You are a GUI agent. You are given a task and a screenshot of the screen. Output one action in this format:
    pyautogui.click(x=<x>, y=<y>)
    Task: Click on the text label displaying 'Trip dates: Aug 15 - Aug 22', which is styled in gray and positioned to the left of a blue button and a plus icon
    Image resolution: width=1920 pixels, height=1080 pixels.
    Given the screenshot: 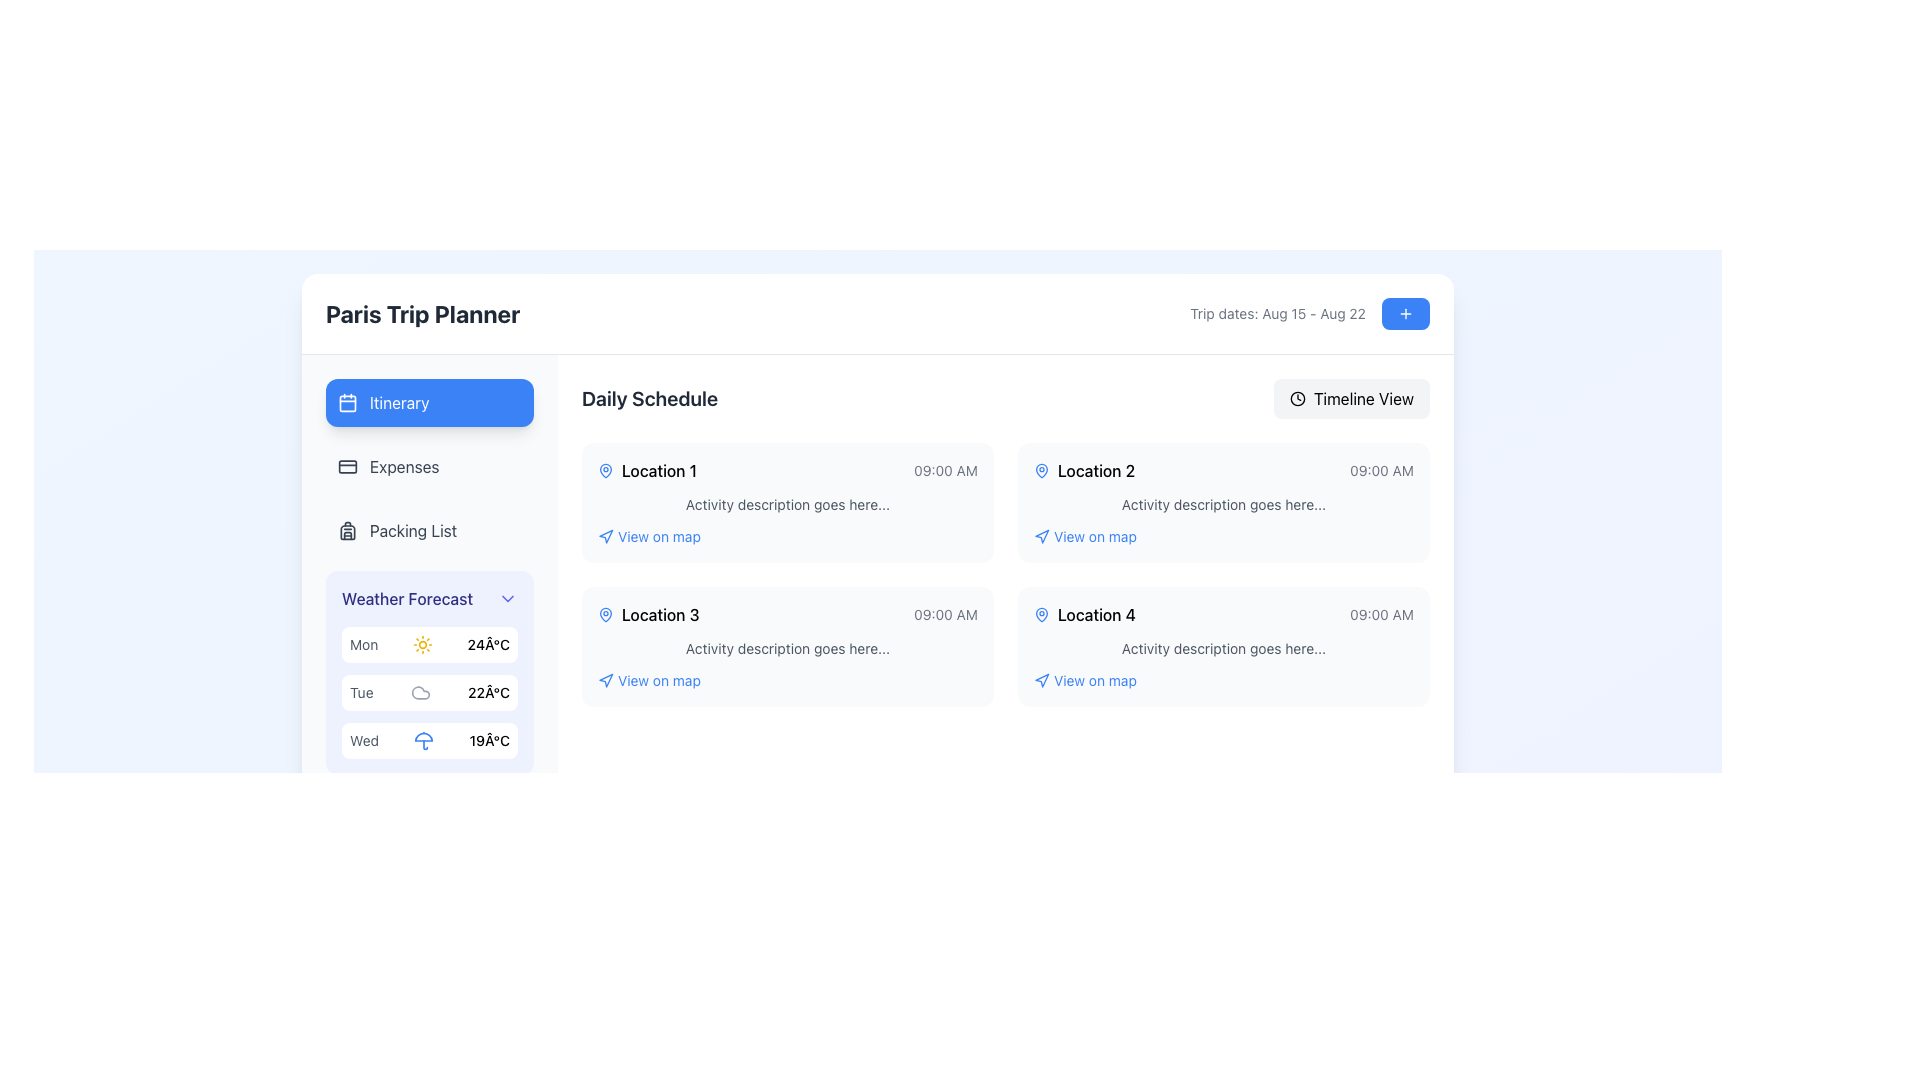 What is the action you would take?
    pyautogui.click(x=1277, y=313)
    